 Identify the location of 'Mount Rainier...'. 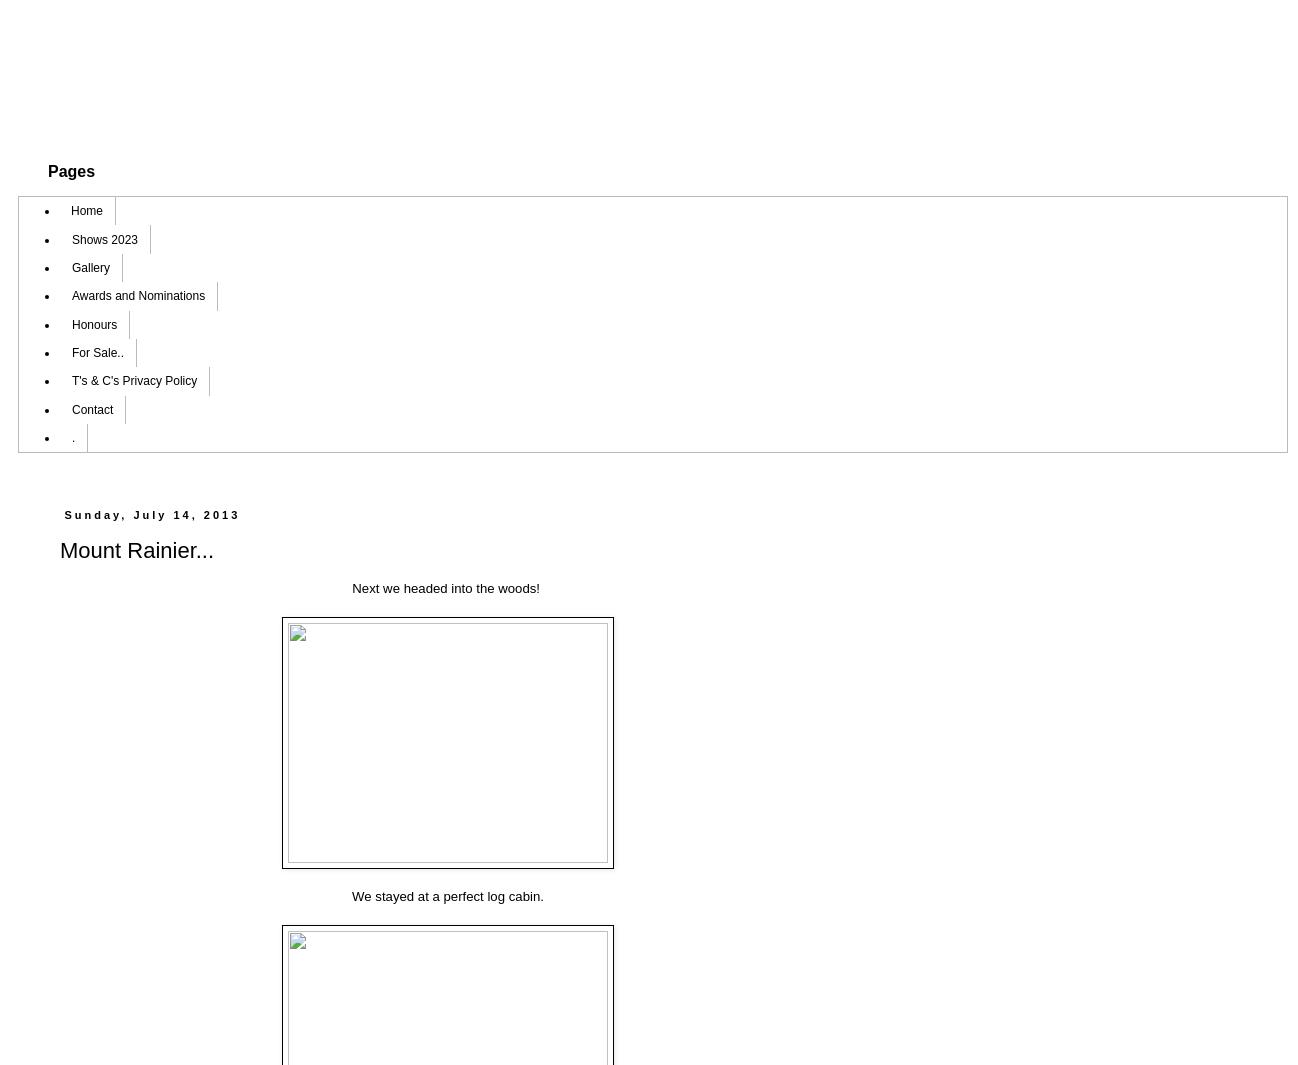
(135, 550).